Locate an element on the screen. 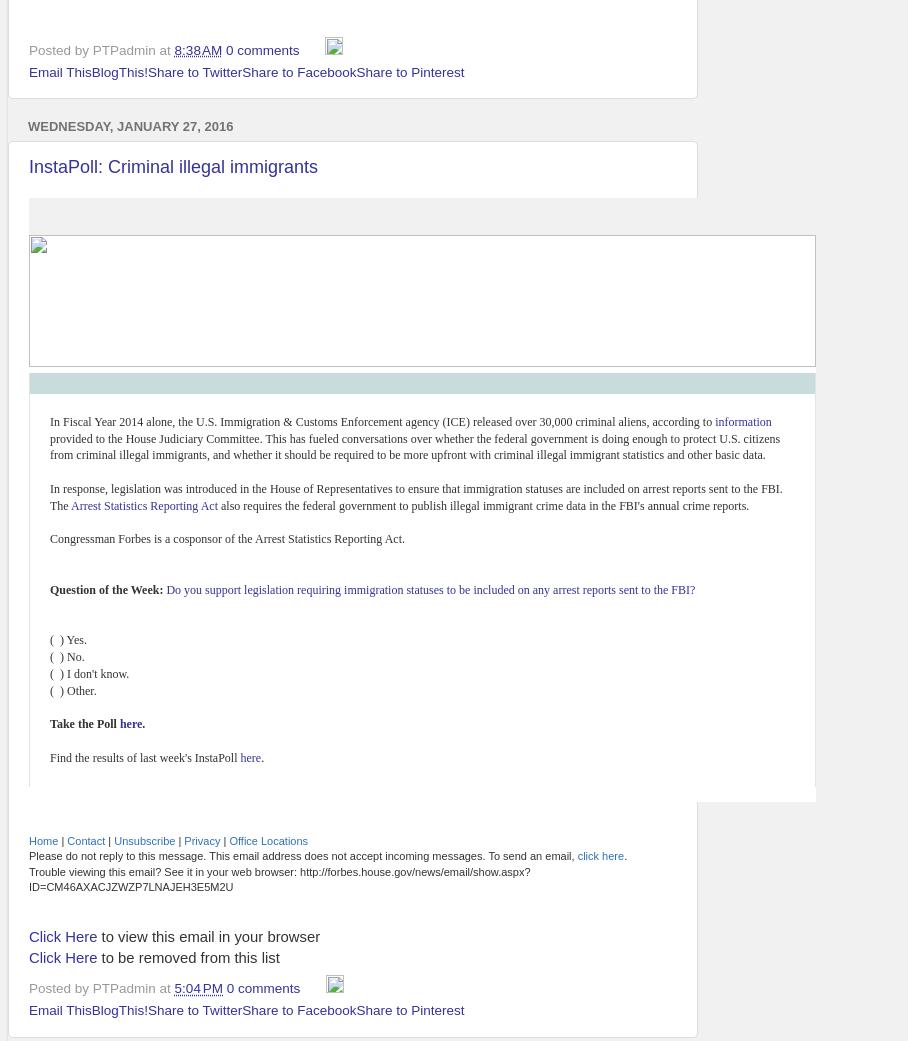 This screenshot has height=1041, width=908. '(  ) Yes.' is located at coordinates (68, 639).